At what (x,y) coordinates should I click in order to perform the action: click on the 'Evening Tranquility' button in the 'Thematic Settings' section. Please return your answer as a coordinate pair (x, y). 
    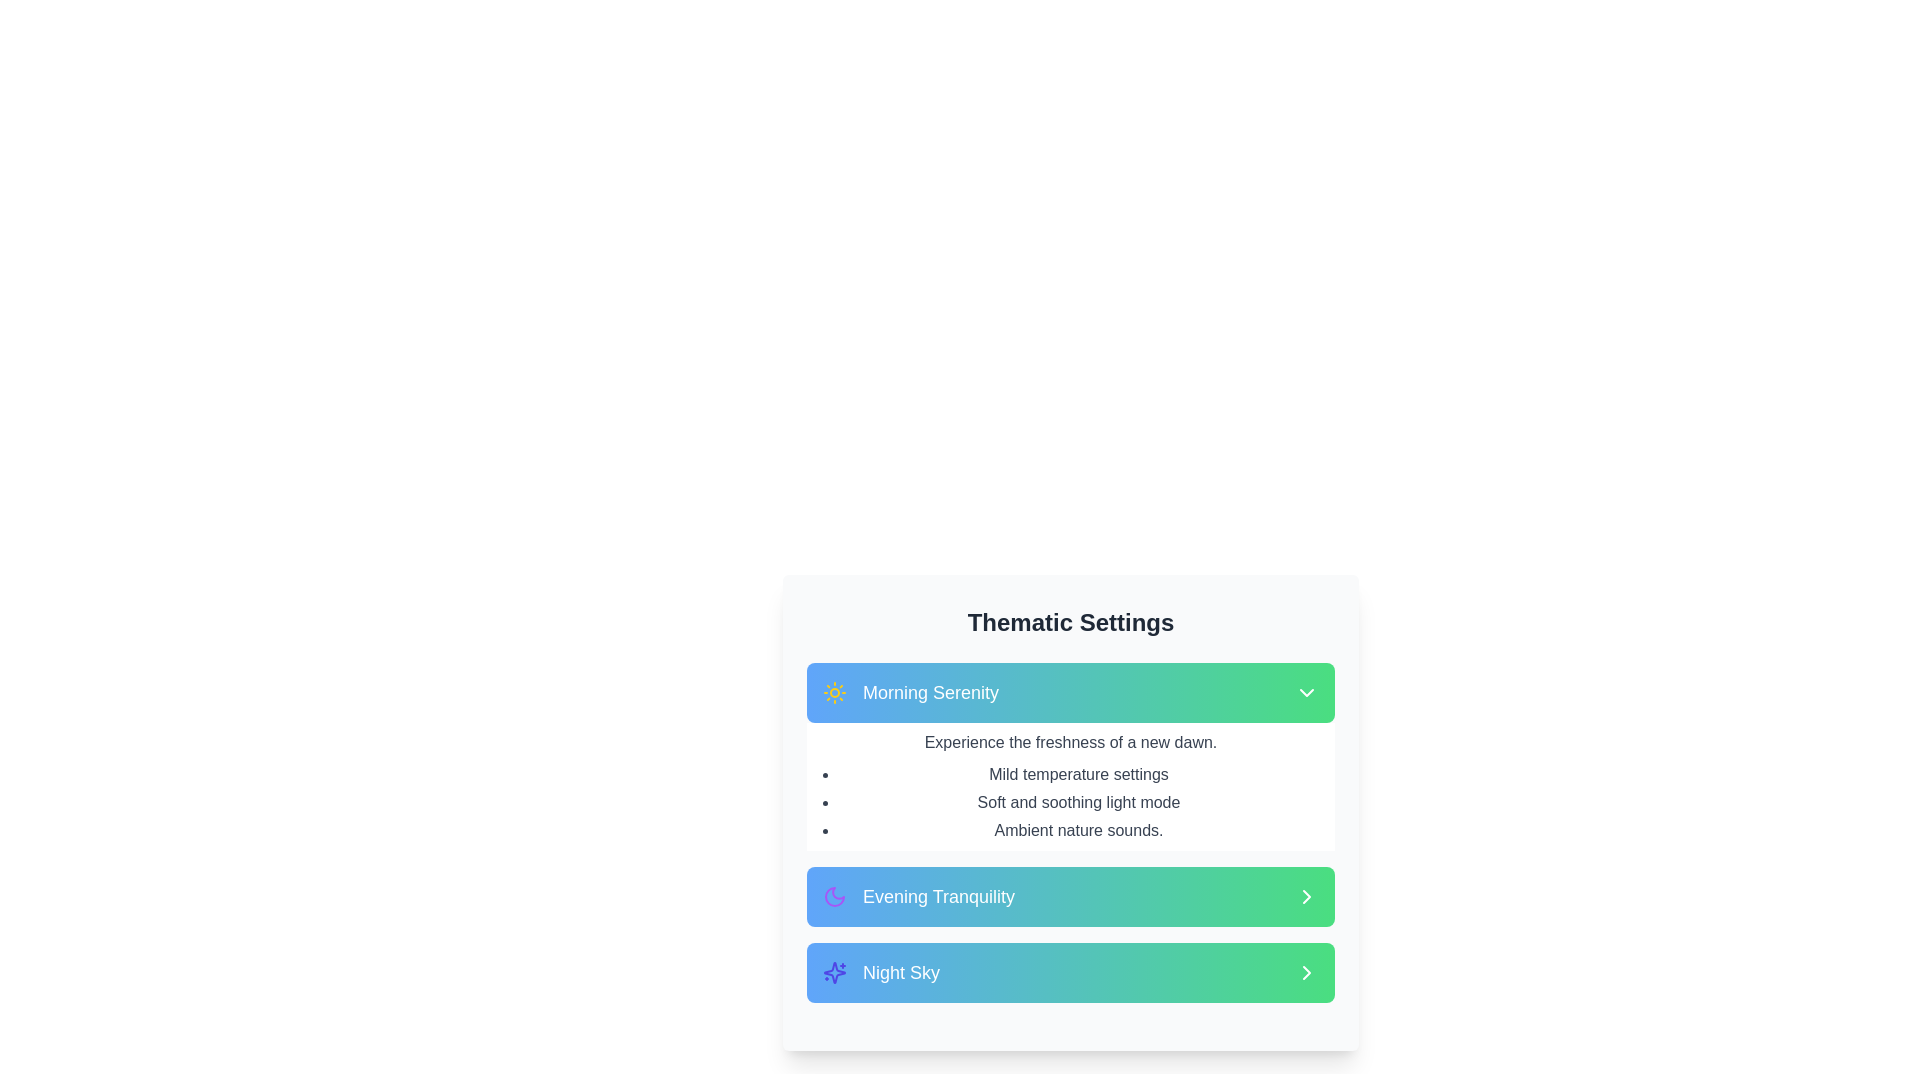
    Looking at the image, I should click on (1069, 896).